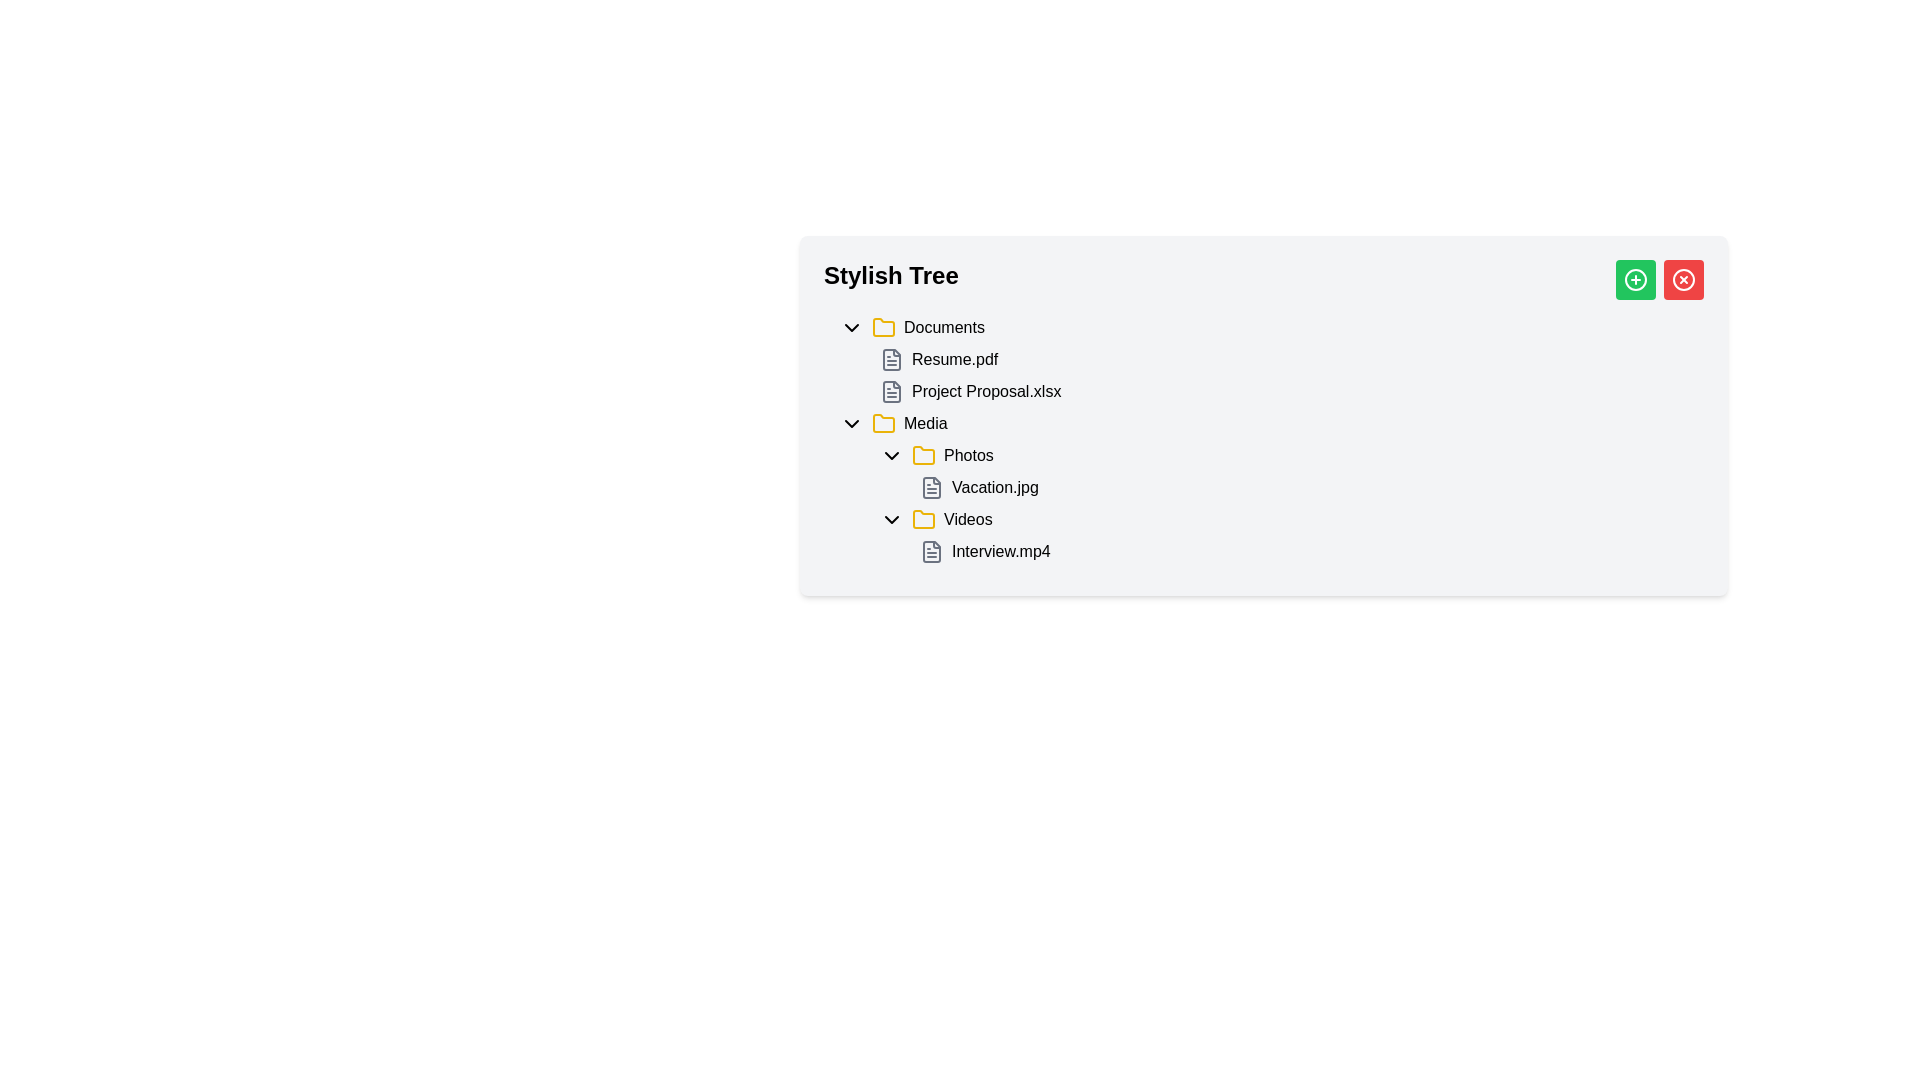  Describe the element at coordinates (1636, 280) in the screenshot. I see `the 'Add' or 'Create' button located in the top-right corner of the 'Stylish Tree' panel` at that location.